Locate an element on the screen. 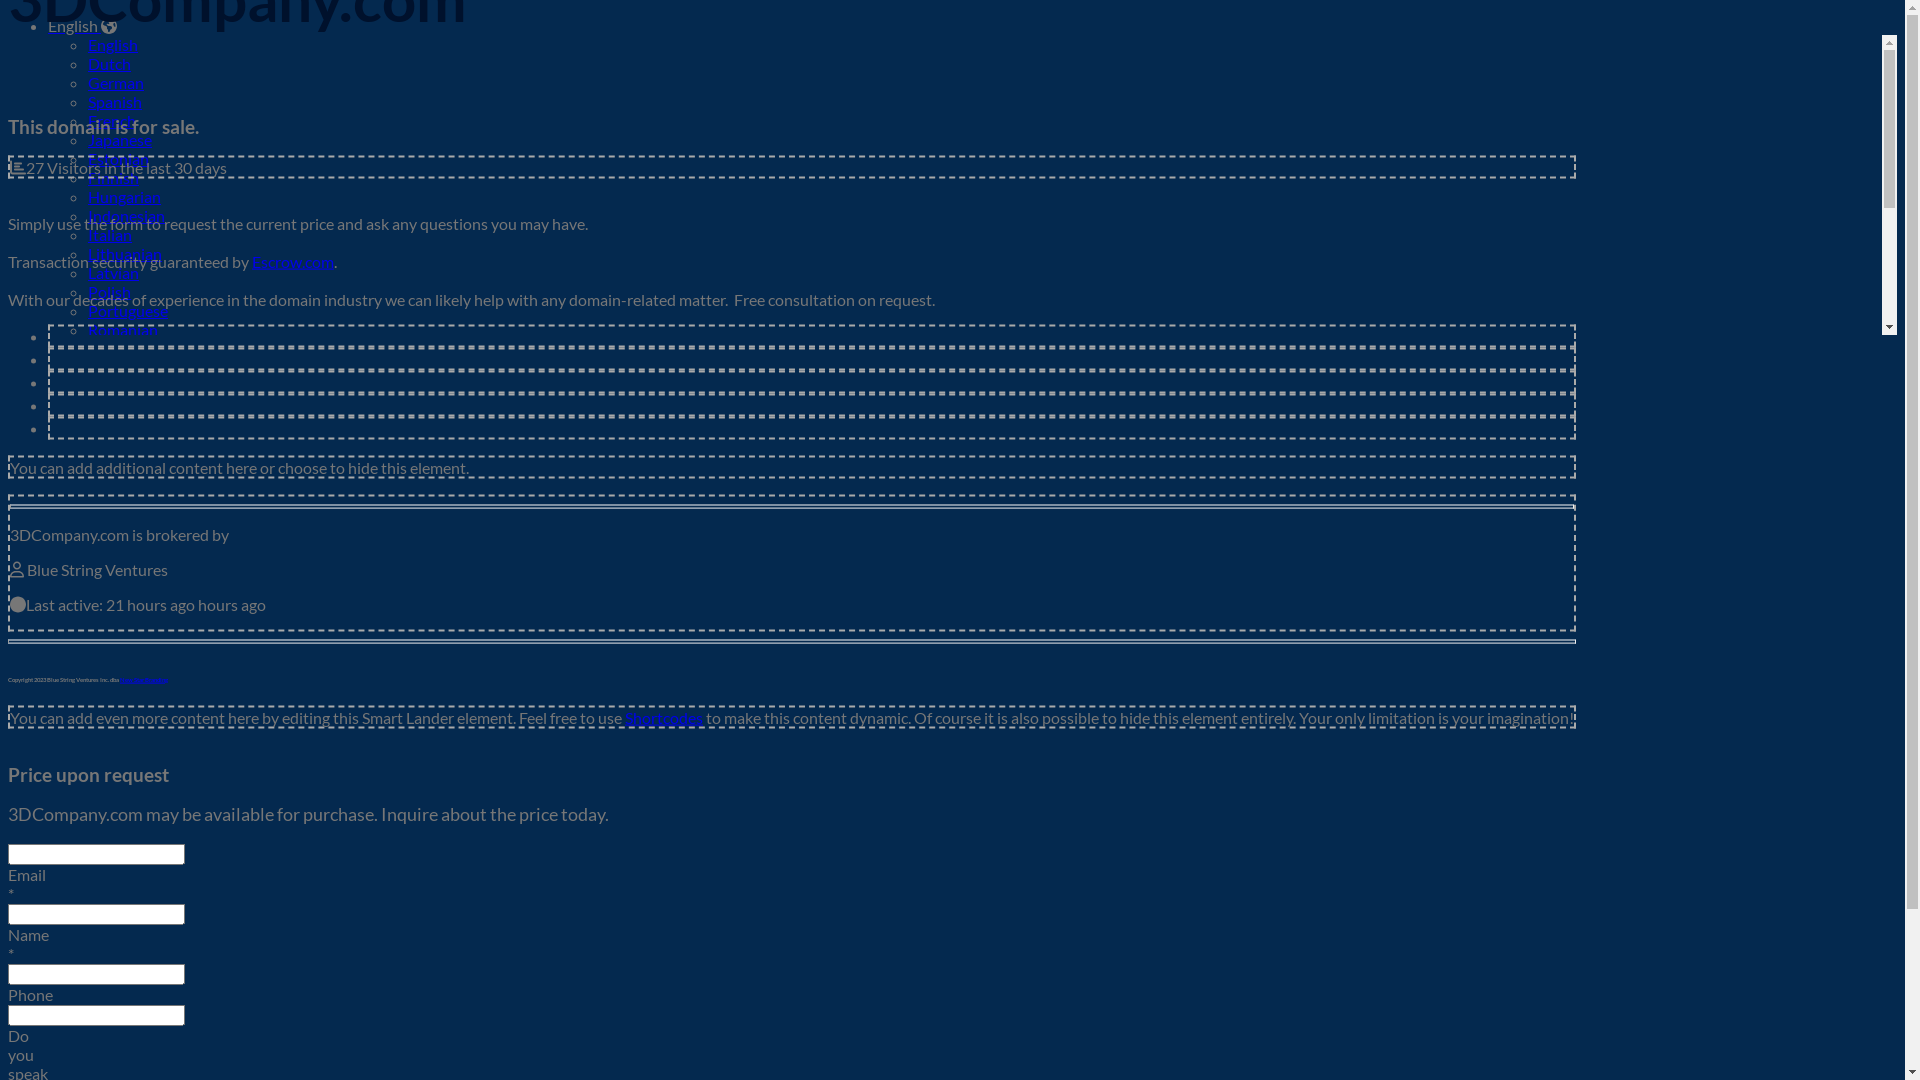 The height and width of the screenshot is (1080, 1920). 'Latvian' is located at coordinates (112, 272).